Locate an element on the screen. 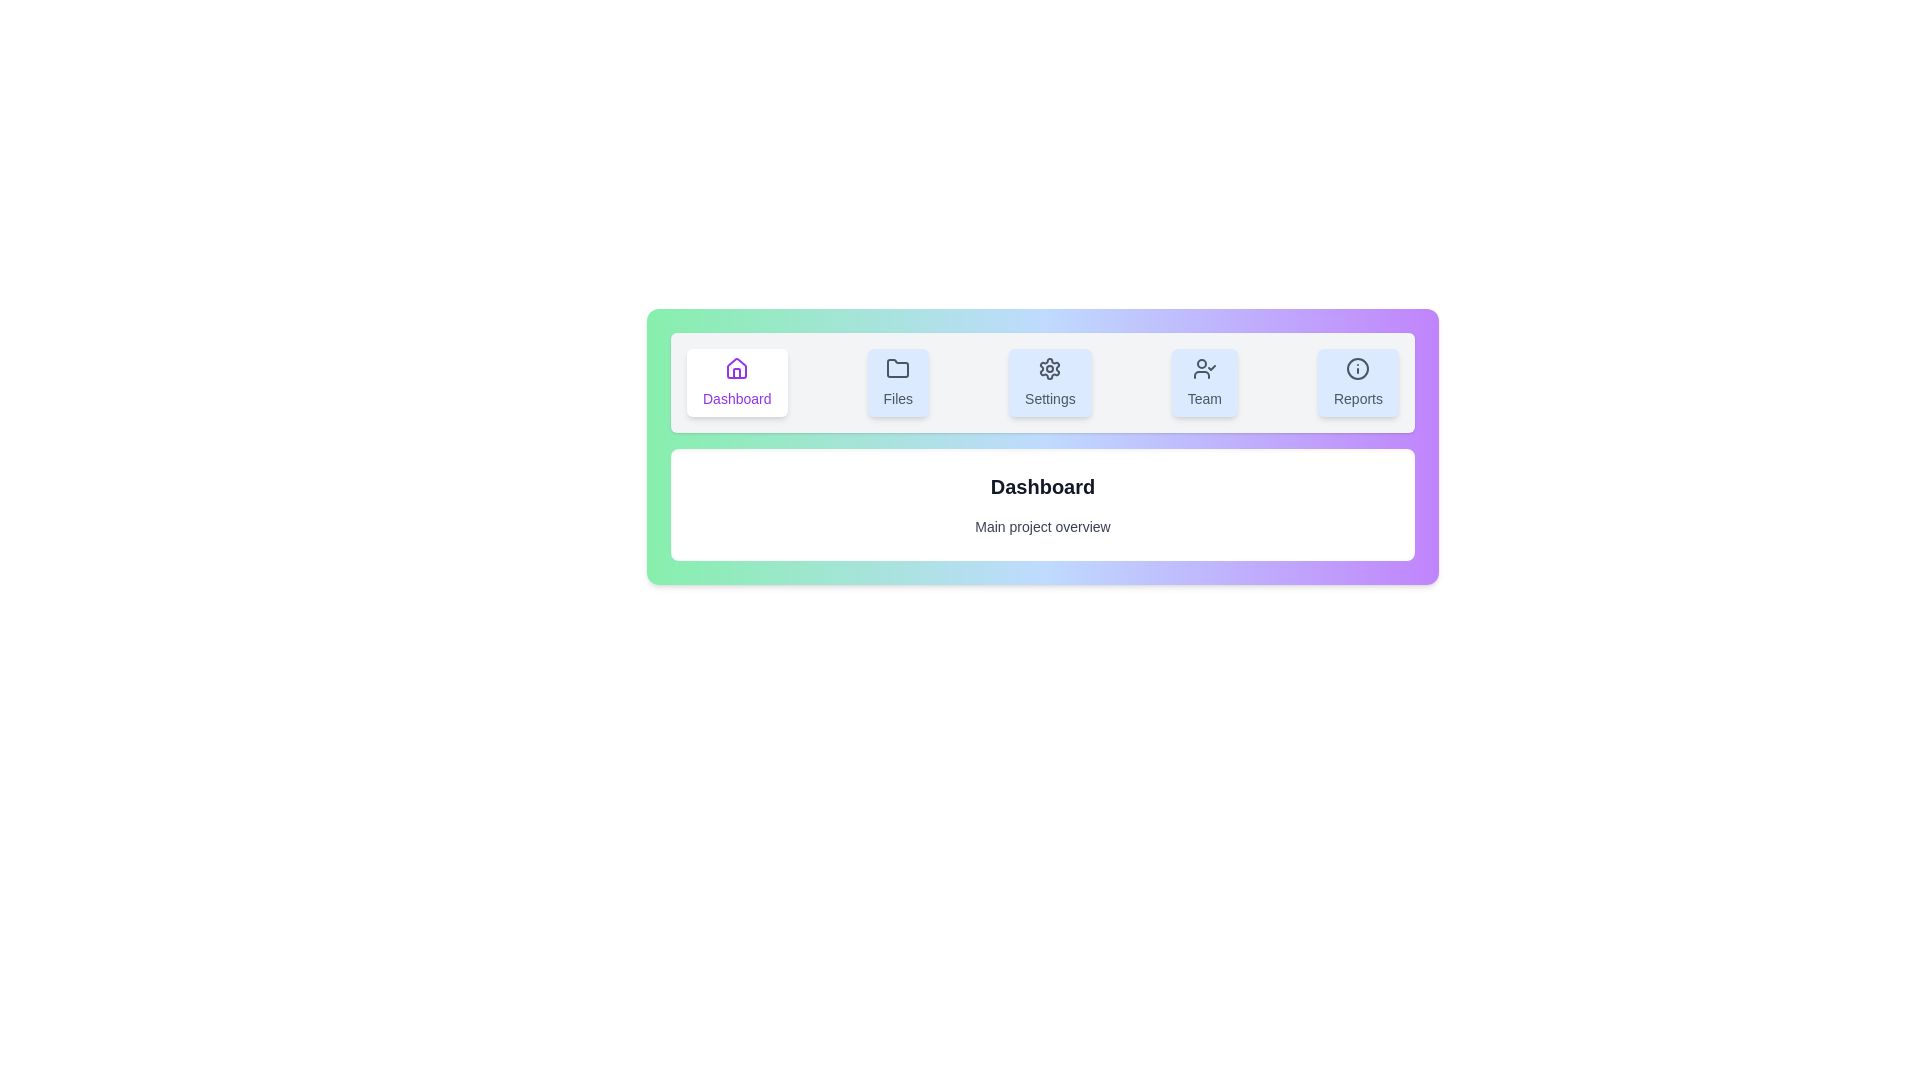 The height and width of the screenshot is (1080, 1920). the tab labeled Team by clicking on it is located at coordinates (1203, 382).